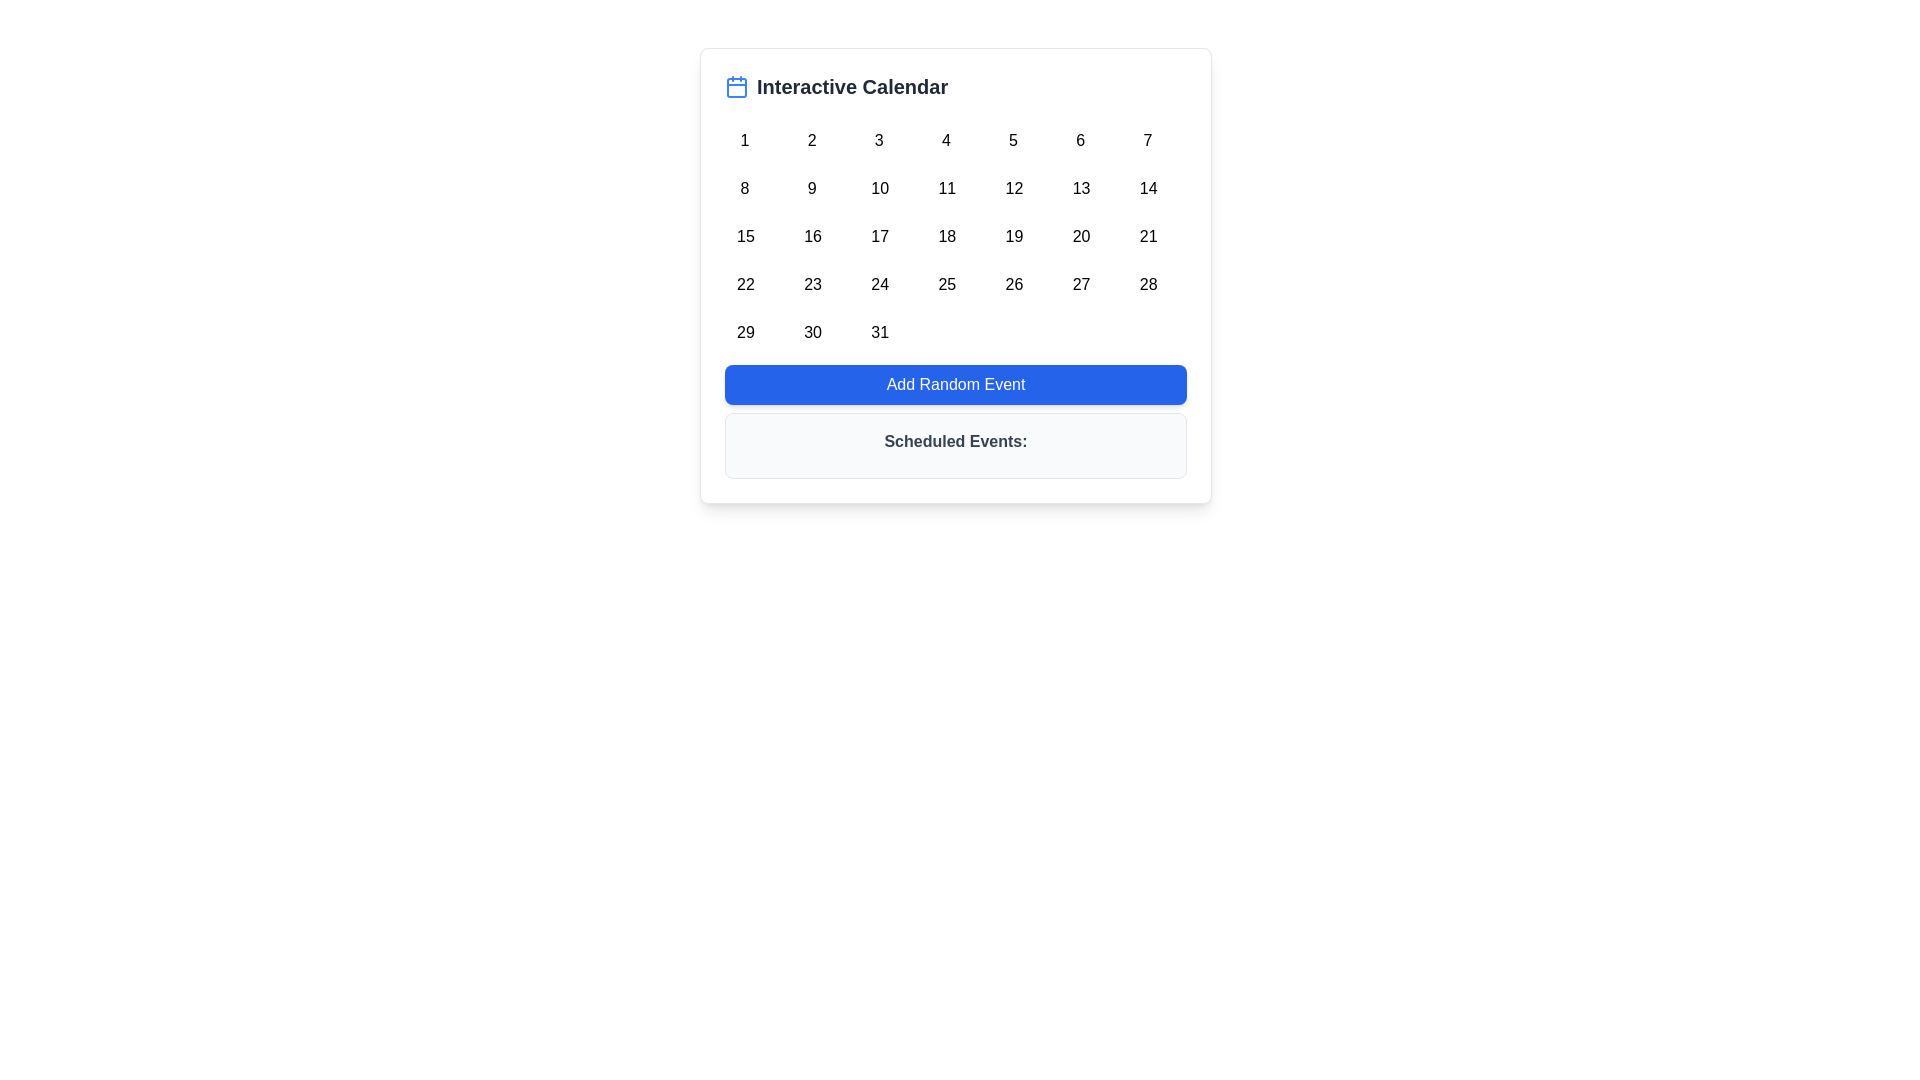 Image resolution: width=1920 pixels, height=1080 pixels. I want to click on the square-shaped button displaying the number '2' in the interactive calendar, so click(812, 136).